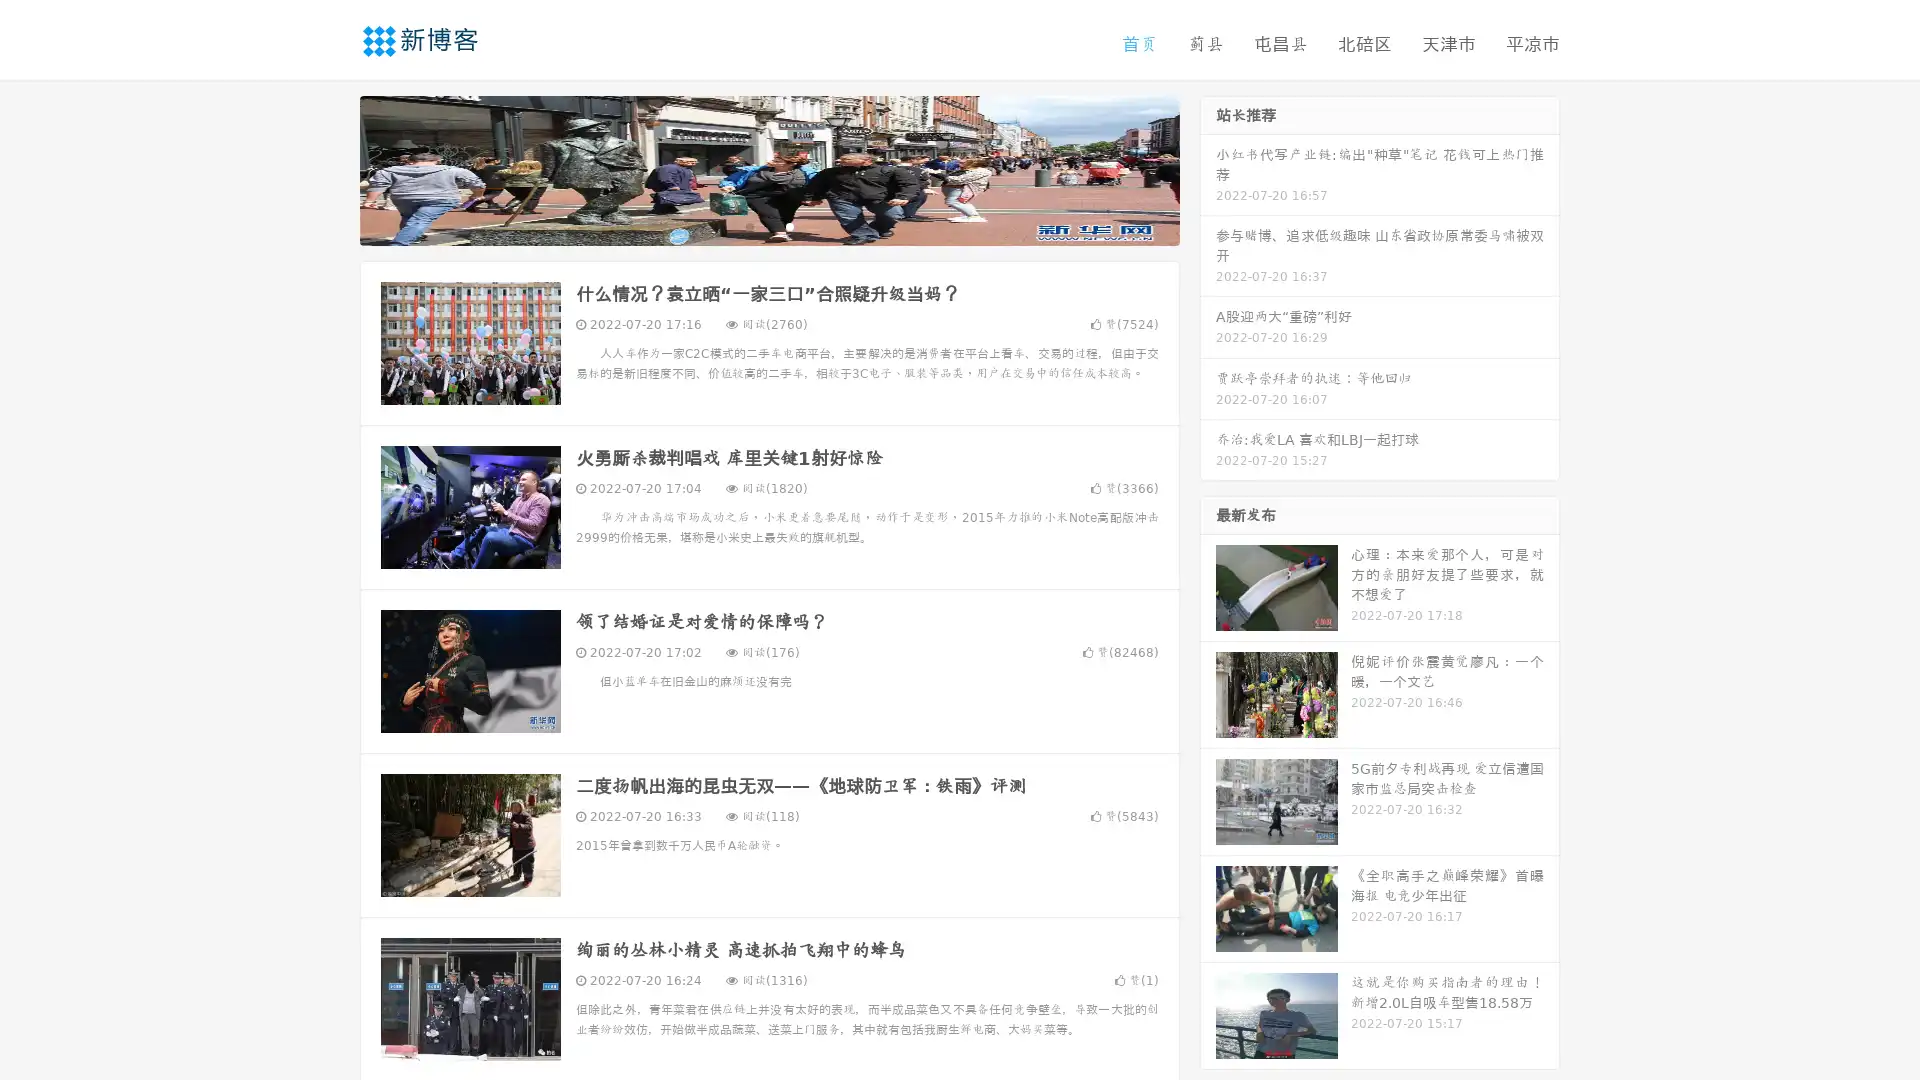 Image resolution: width=1920 pixels, height=1080 pixels. What do you see at coordinates (1208, 168) in the screenshot?
I see `Next slide` at bounding box center [1208, 168].